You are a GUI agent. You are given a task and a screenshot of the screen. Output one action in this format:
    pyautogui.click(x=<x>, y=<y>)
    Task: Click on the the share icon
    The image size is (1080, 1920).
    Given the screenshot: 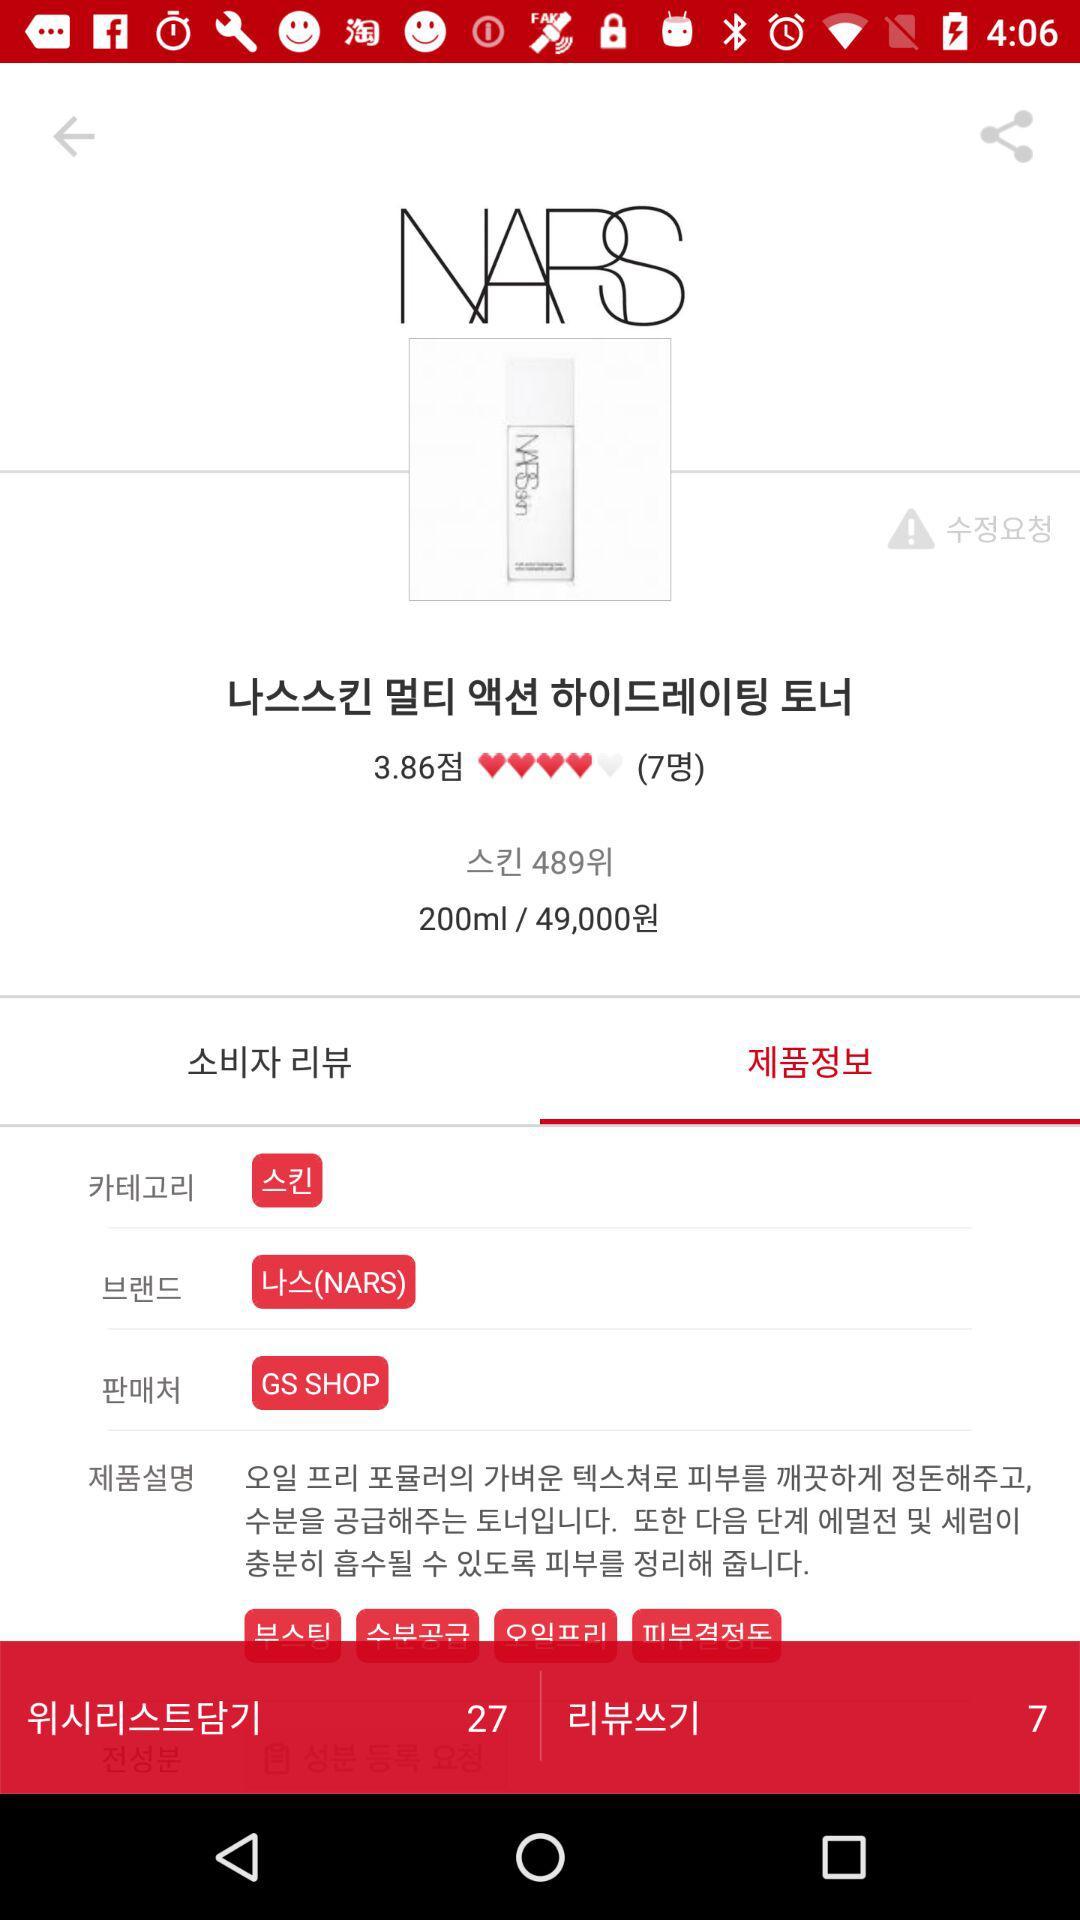 What is the action you would take?
    pyautogui.click(x=1006, y=135)
    